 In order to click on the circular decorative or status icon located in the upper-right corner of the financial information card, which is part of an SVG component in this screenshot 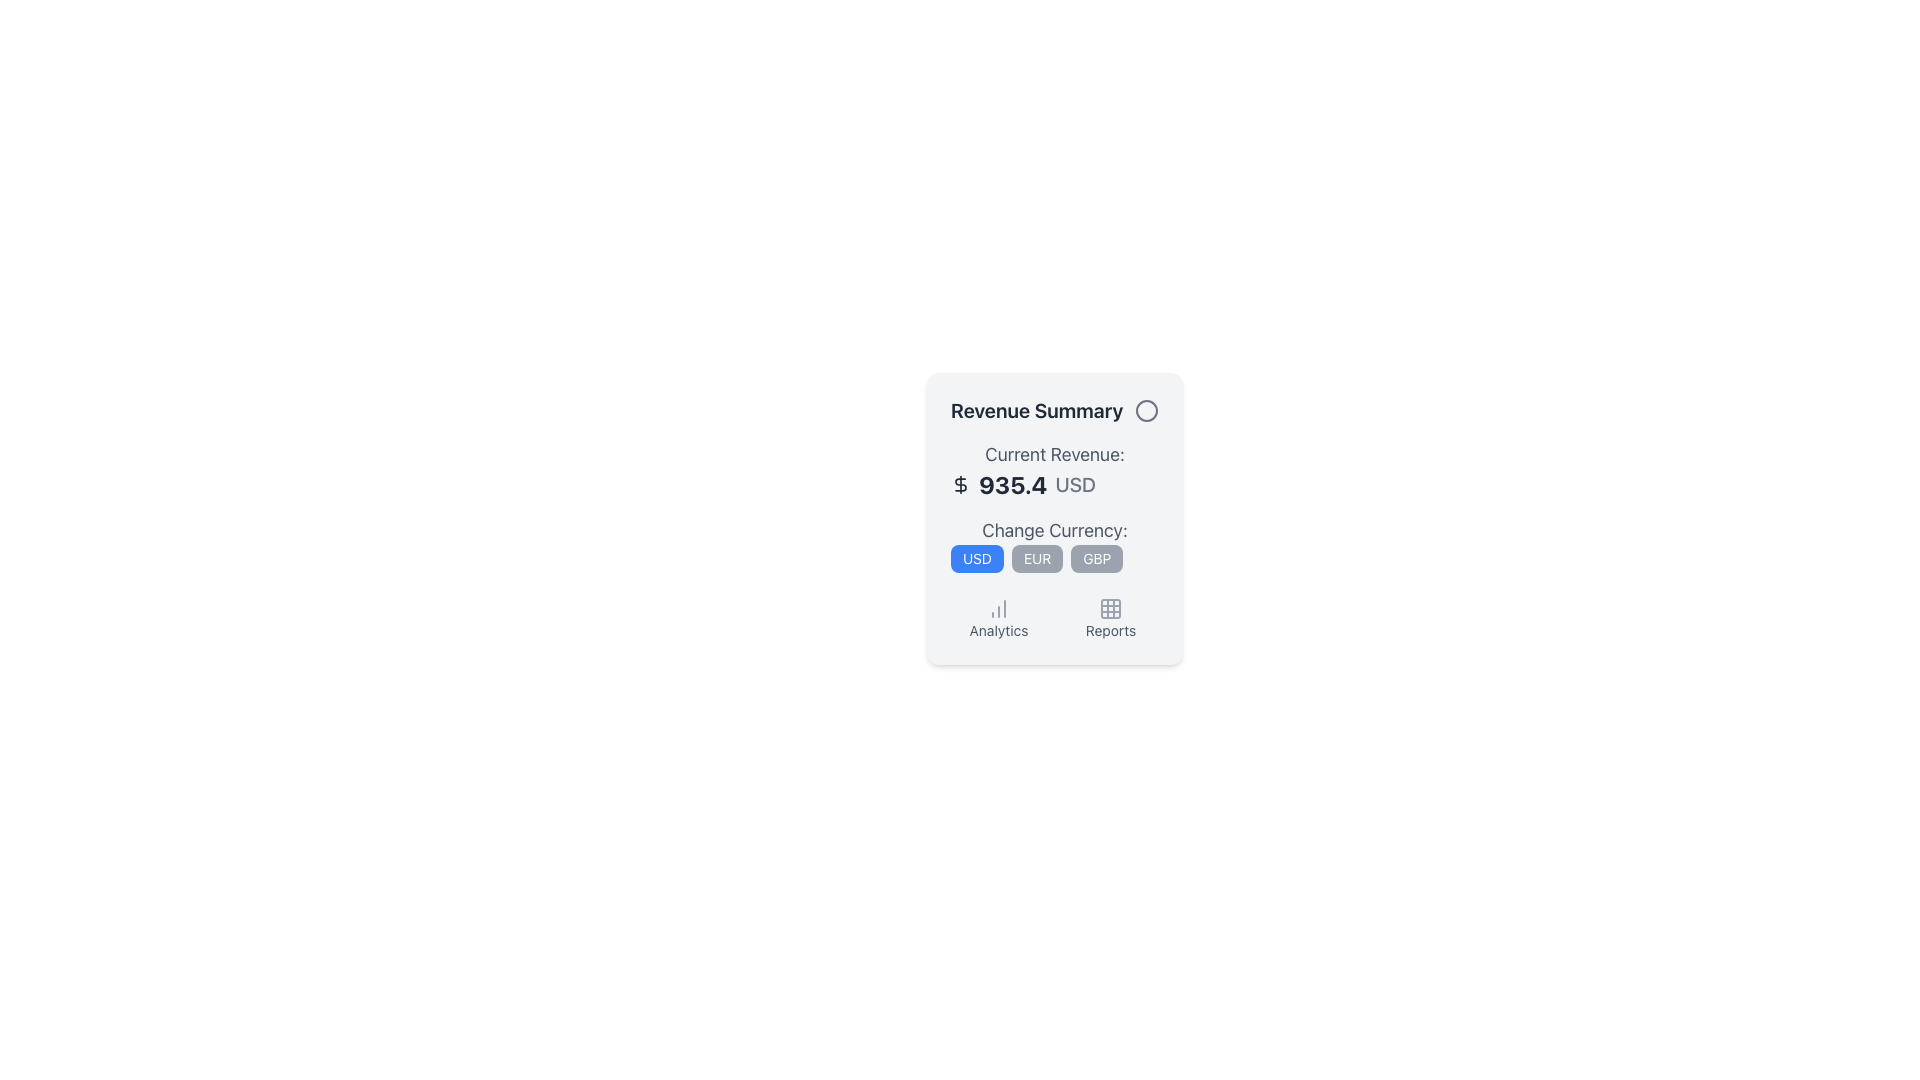, I will do `click(1147, 410)`.